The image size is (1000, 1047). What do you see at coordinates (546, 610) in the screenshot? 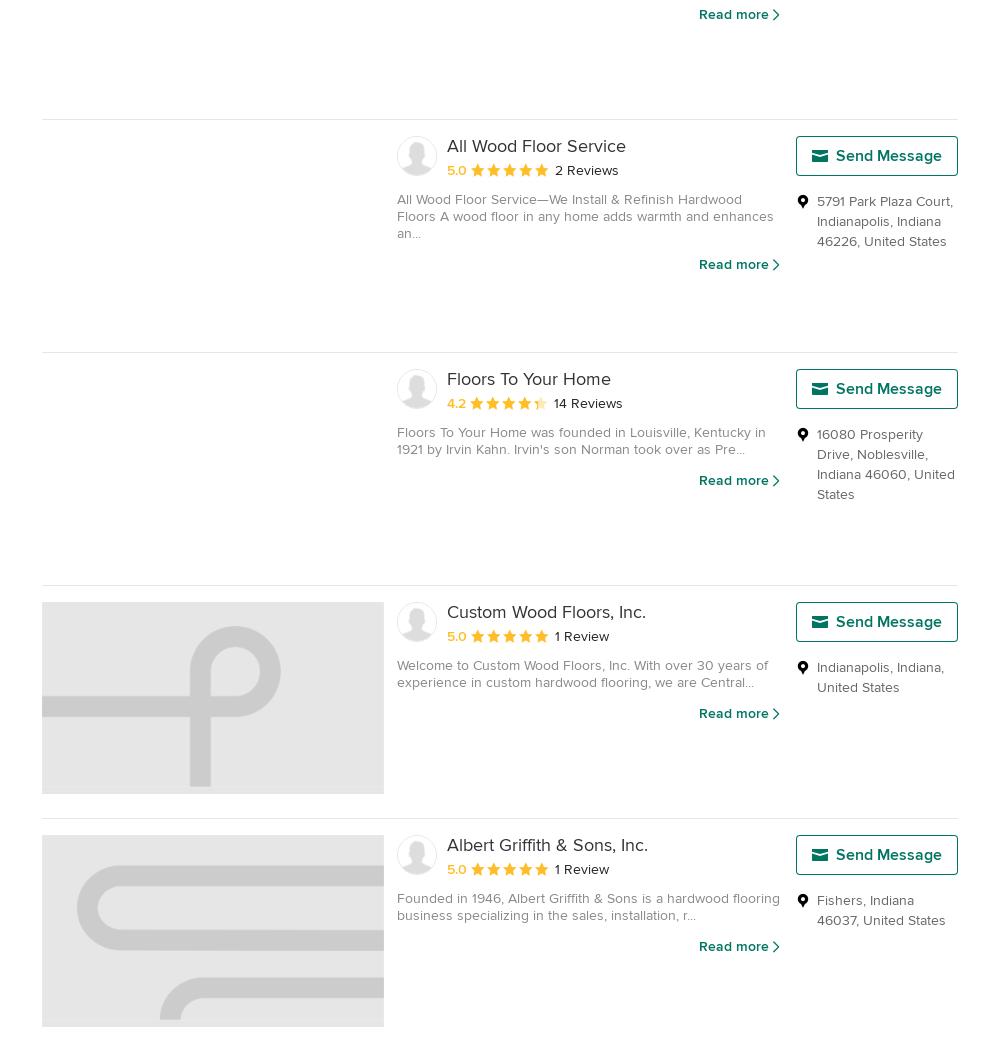
I see `'Custom Wood Floors, Inc.'` at bounding box center [546, 610].